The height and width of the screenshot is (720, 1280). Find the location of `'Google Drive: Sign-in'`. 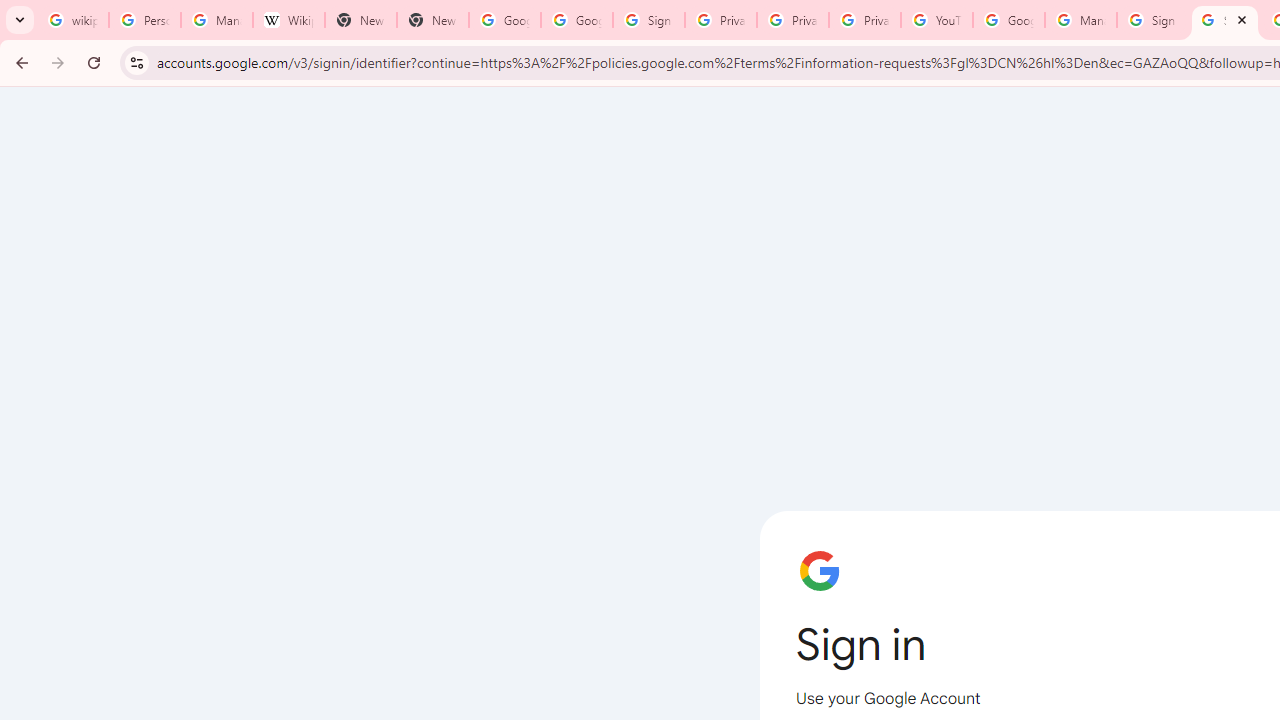

'Google Drive: Sign-in' is located at coordinates (576, 20).